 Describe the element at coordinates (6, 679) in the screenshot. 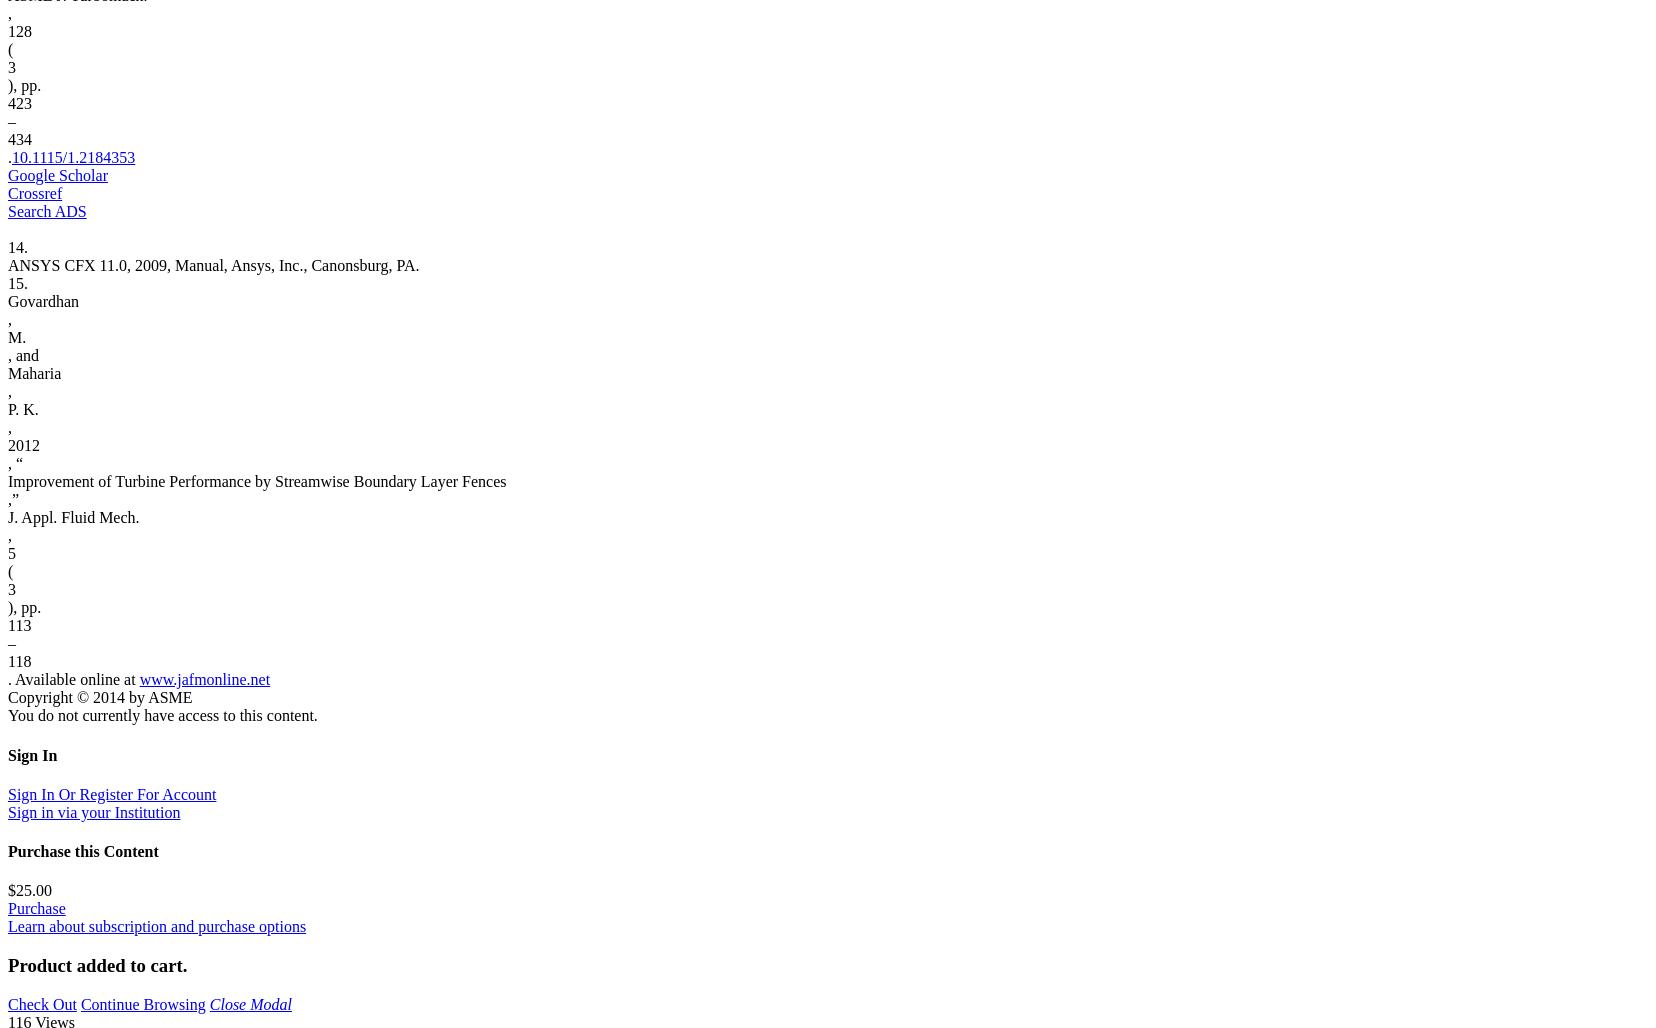

I see `'. Available online at'` at that location.